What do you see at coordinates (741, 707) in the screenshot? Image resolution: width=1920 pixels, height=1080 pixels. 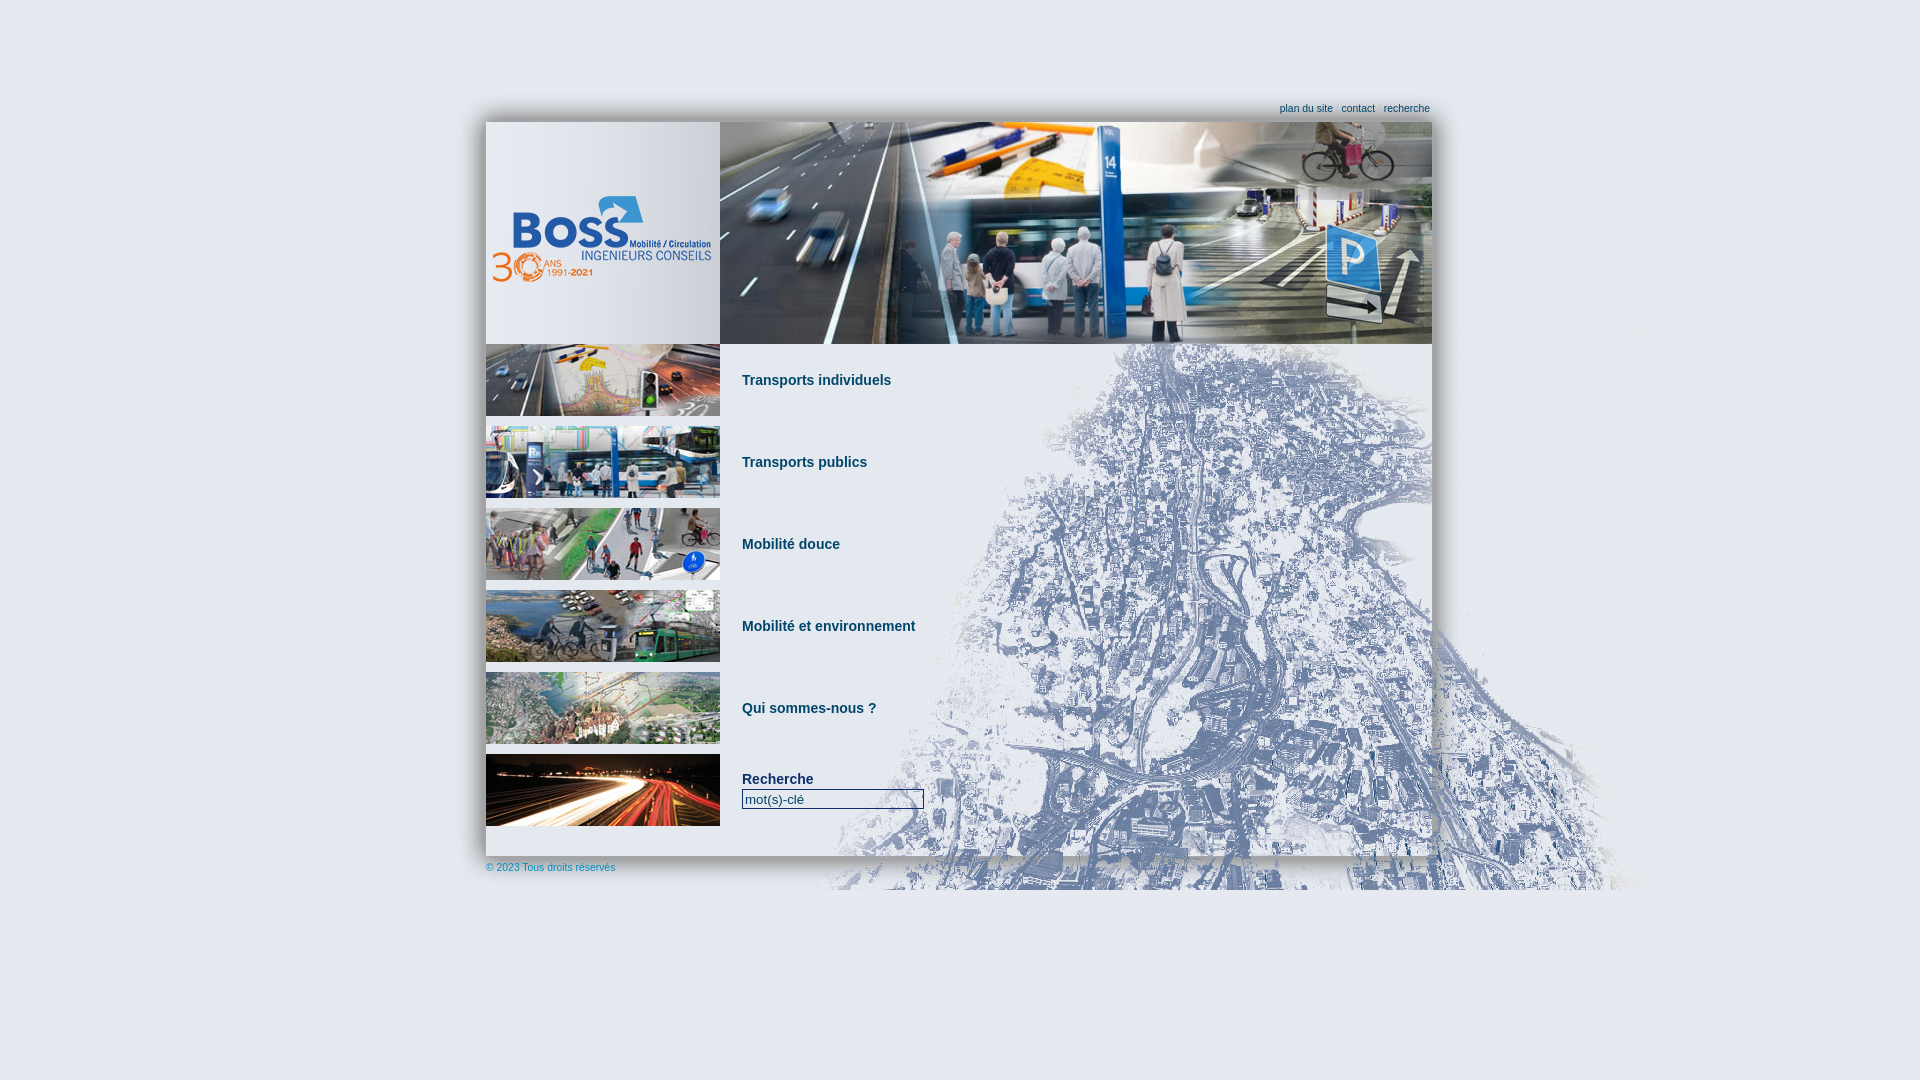 I see `'Qui sommes-nous ?'` at bounding box center [741, 707].